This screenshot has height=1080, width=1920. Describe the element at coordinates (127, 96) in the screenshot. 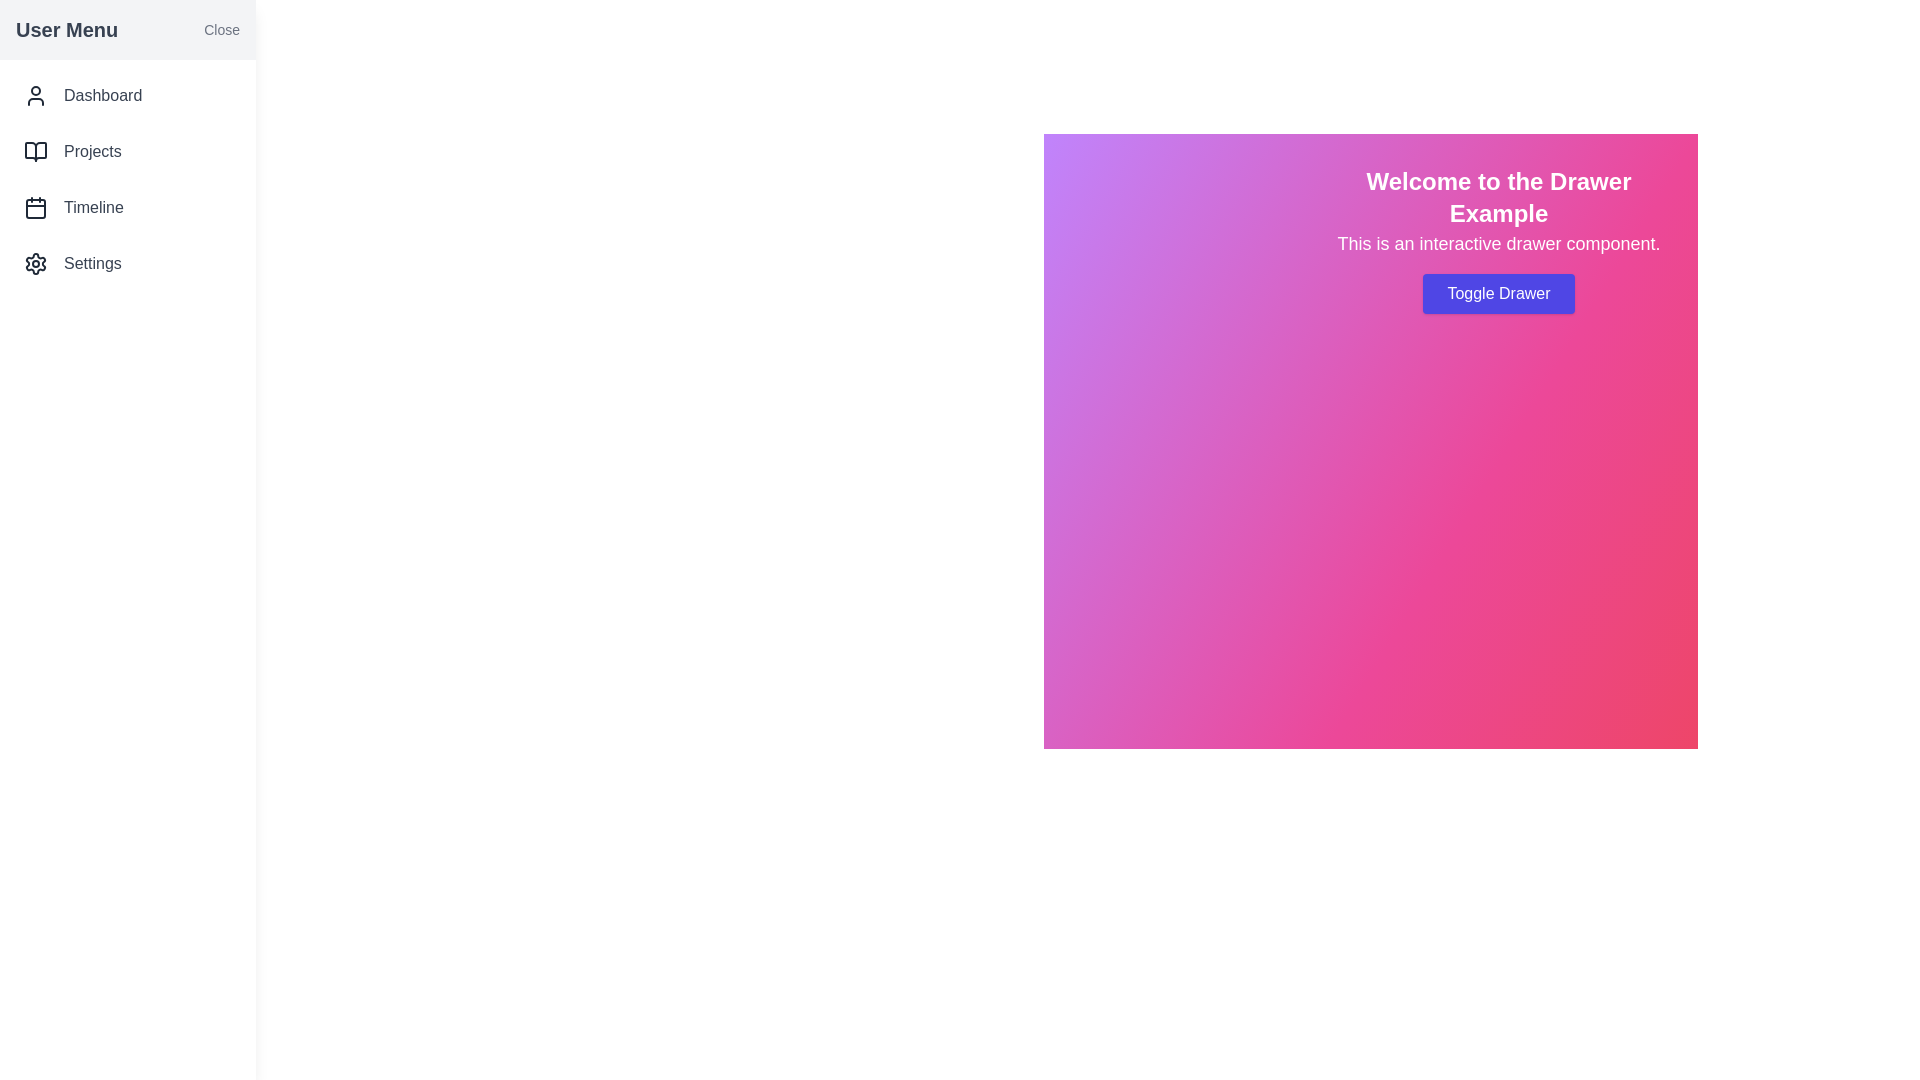

I see `the menu item Dashboard in the drawer` at that location.